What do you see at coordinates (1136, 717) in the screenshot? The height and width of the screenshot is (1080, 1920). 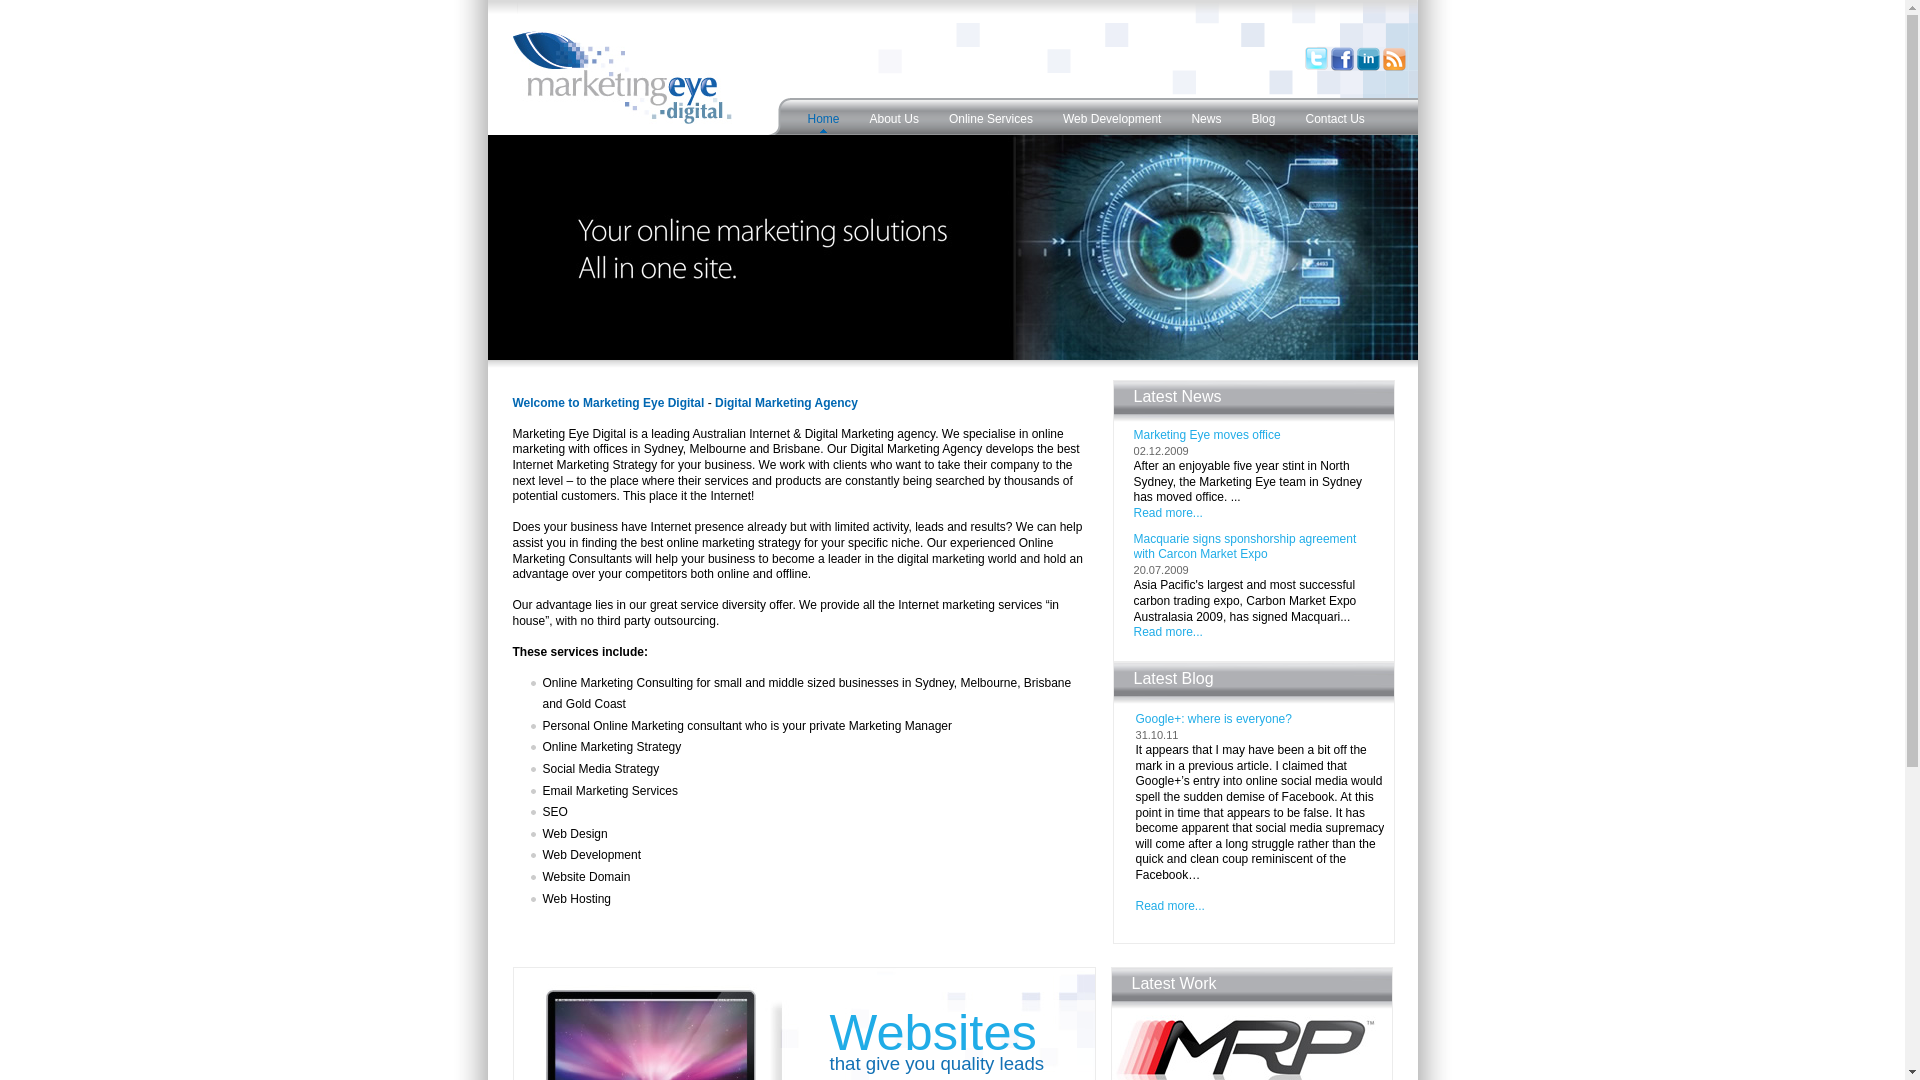 I see `'Google+: where is everyone?'` at bounding box center [1136, 717].